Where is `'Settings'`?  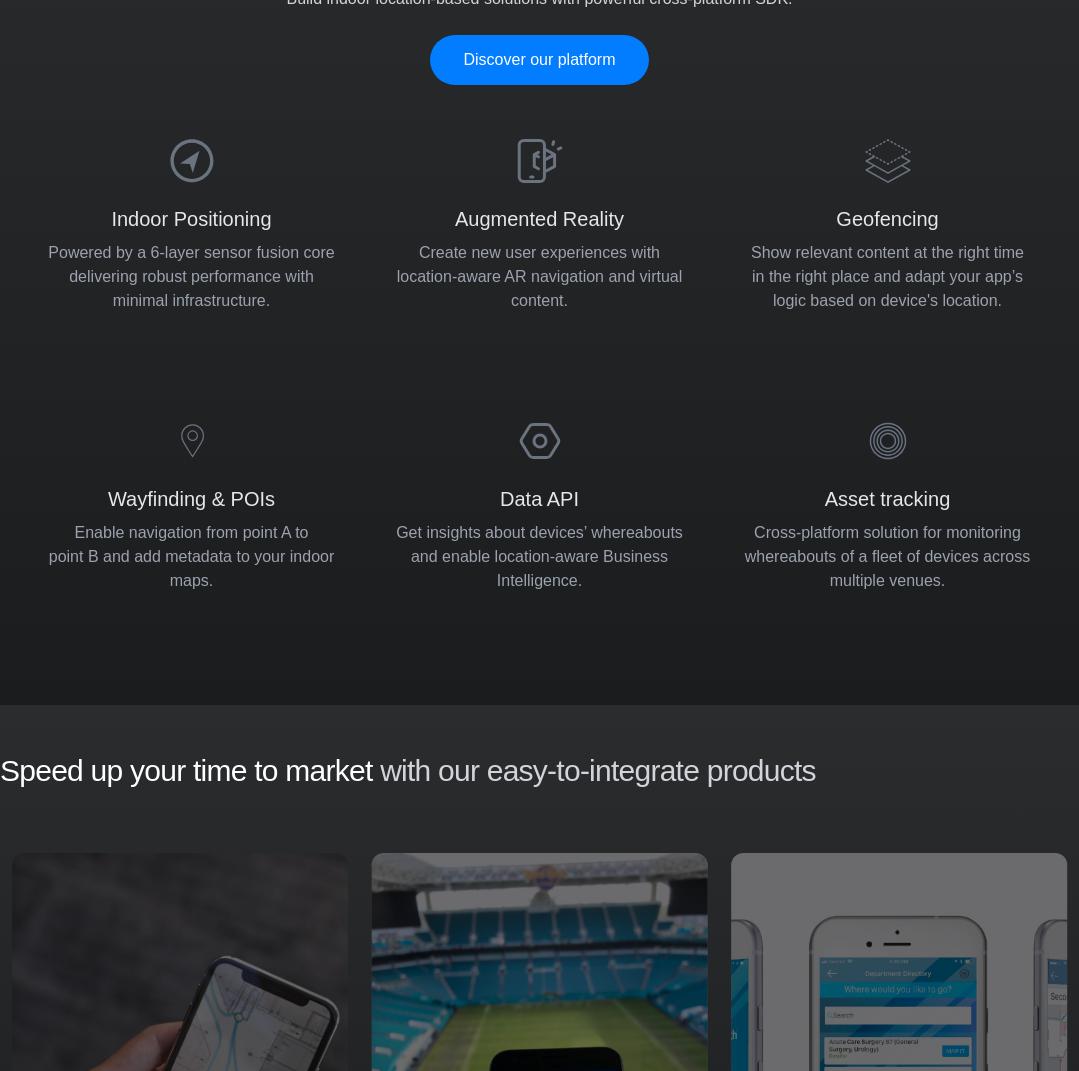
'Settings' is located at coordinates (907, 868).